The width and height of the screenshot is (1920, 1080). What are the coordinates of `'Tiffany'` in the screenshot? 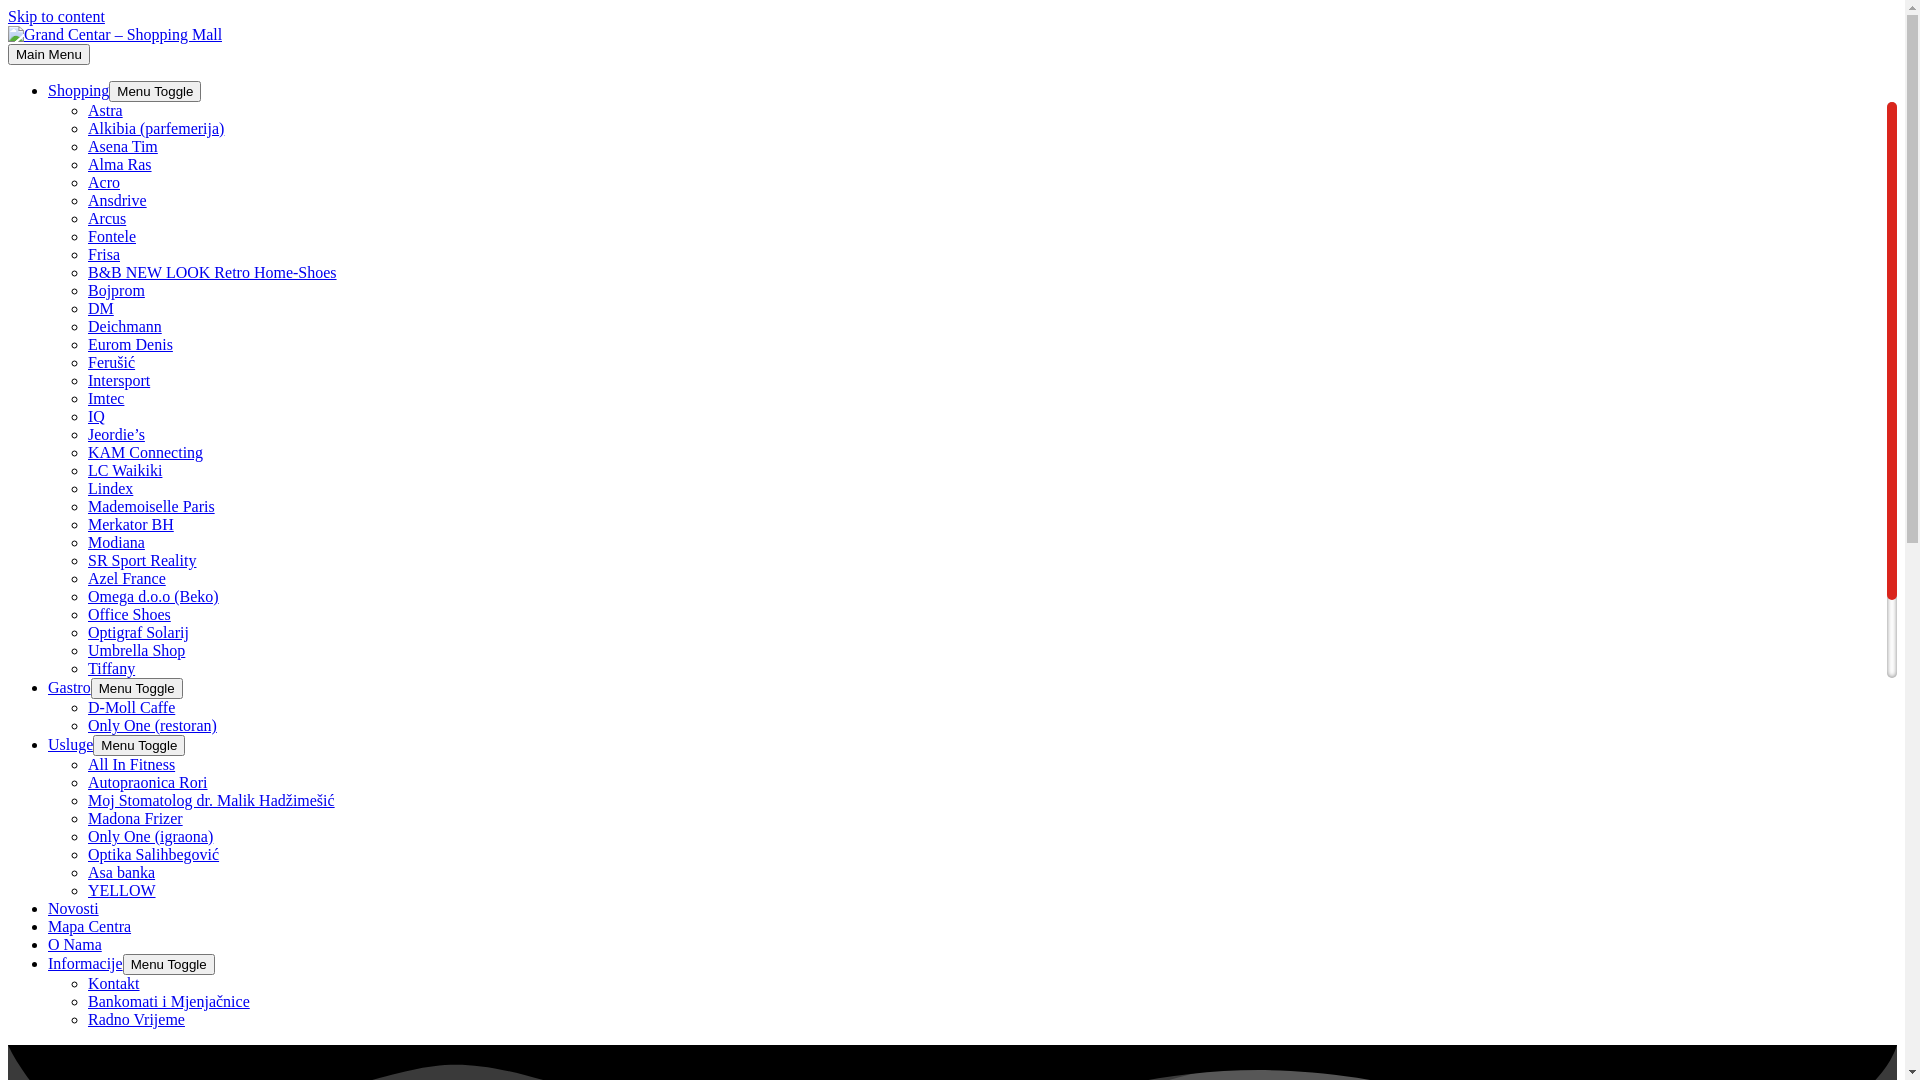 It's located at (110, 668).